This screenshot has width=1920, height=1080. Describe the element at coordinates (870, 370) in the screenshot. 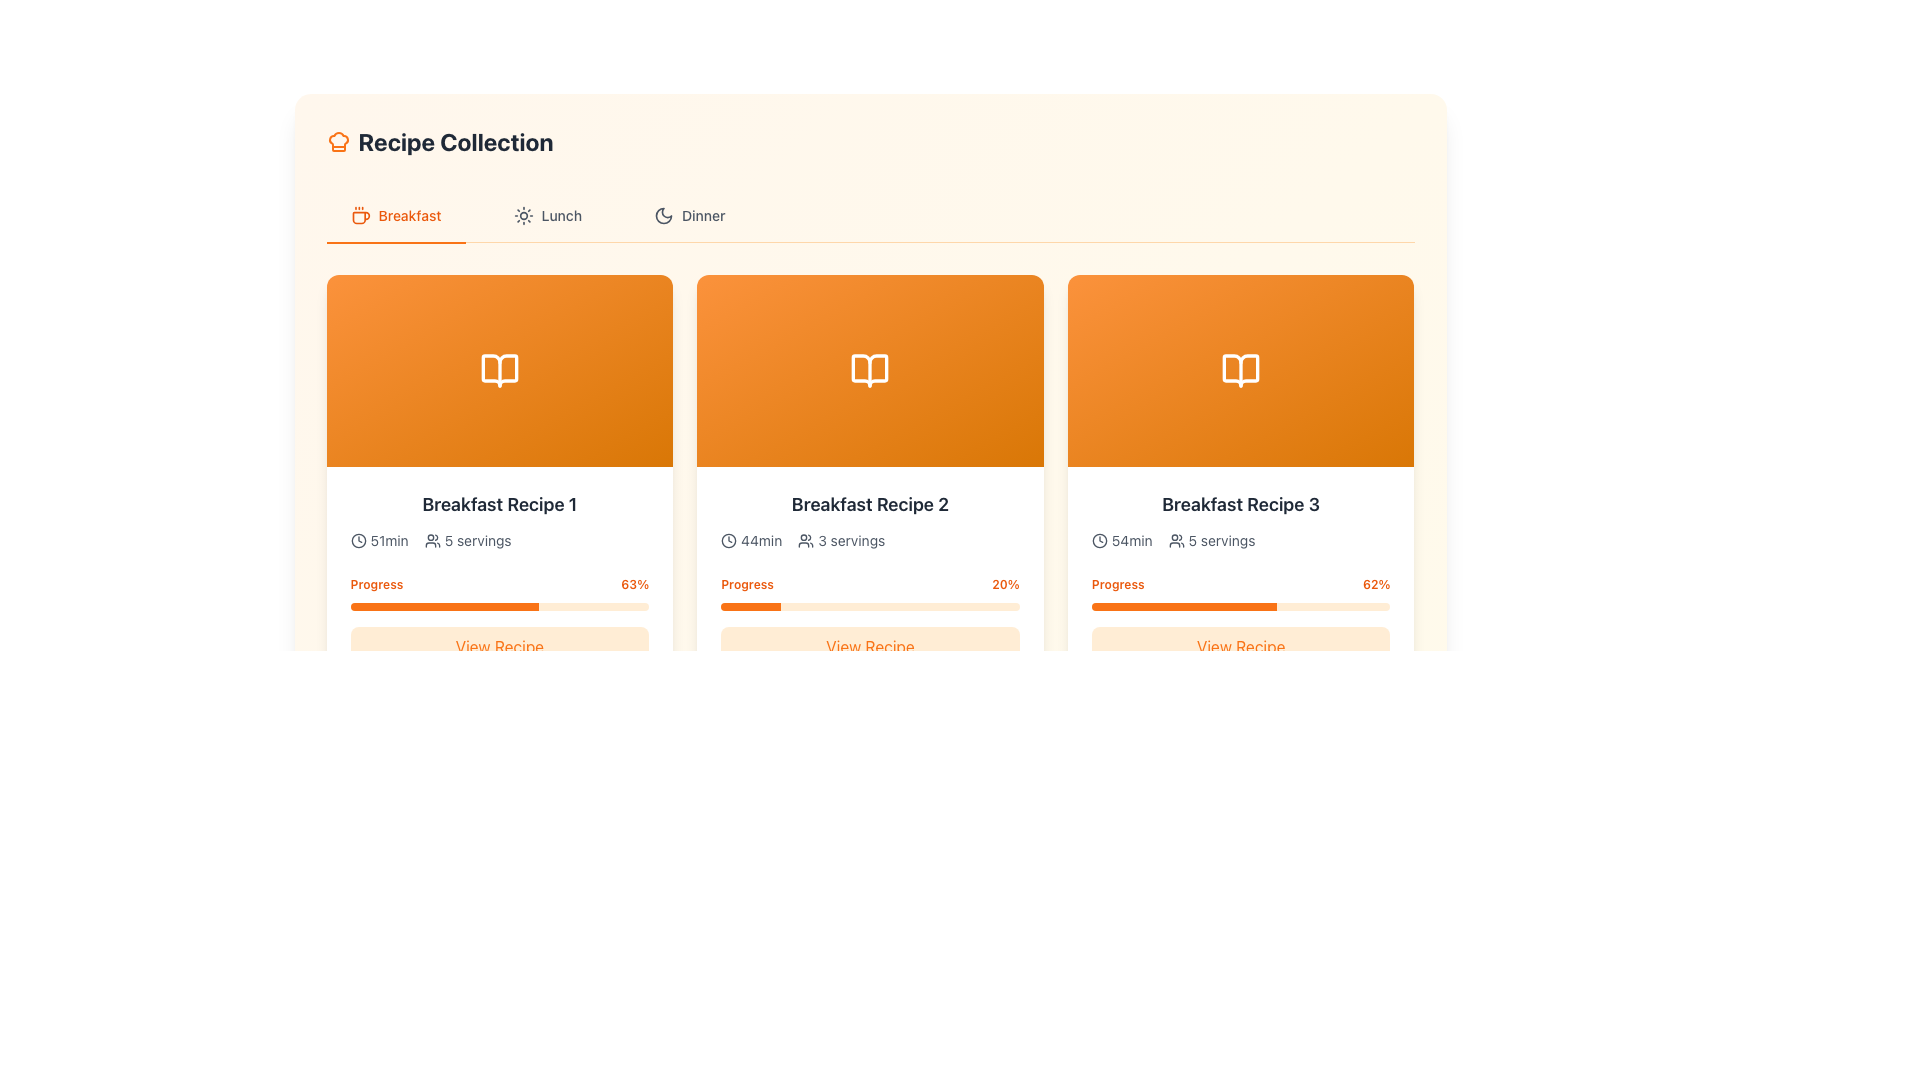

I see `the decorative book icon located at the top-center of the 'Breakfast Recipe 1' card, which serves as a thematic indicator for recipes` at that location.